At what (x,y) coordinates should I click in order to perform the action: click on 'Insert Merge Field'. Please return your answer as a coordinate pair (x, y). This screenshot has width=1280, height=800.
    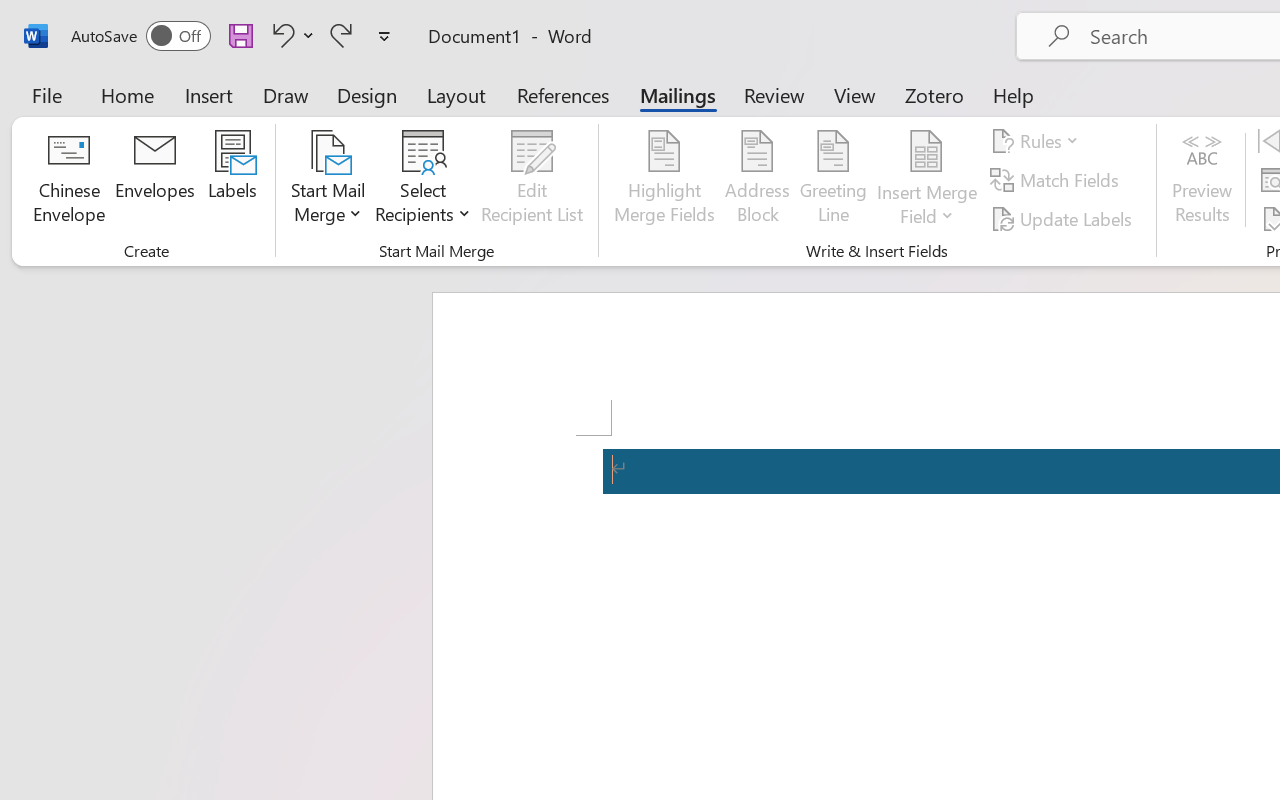
    Looking at the image, I should click on (926, 151).